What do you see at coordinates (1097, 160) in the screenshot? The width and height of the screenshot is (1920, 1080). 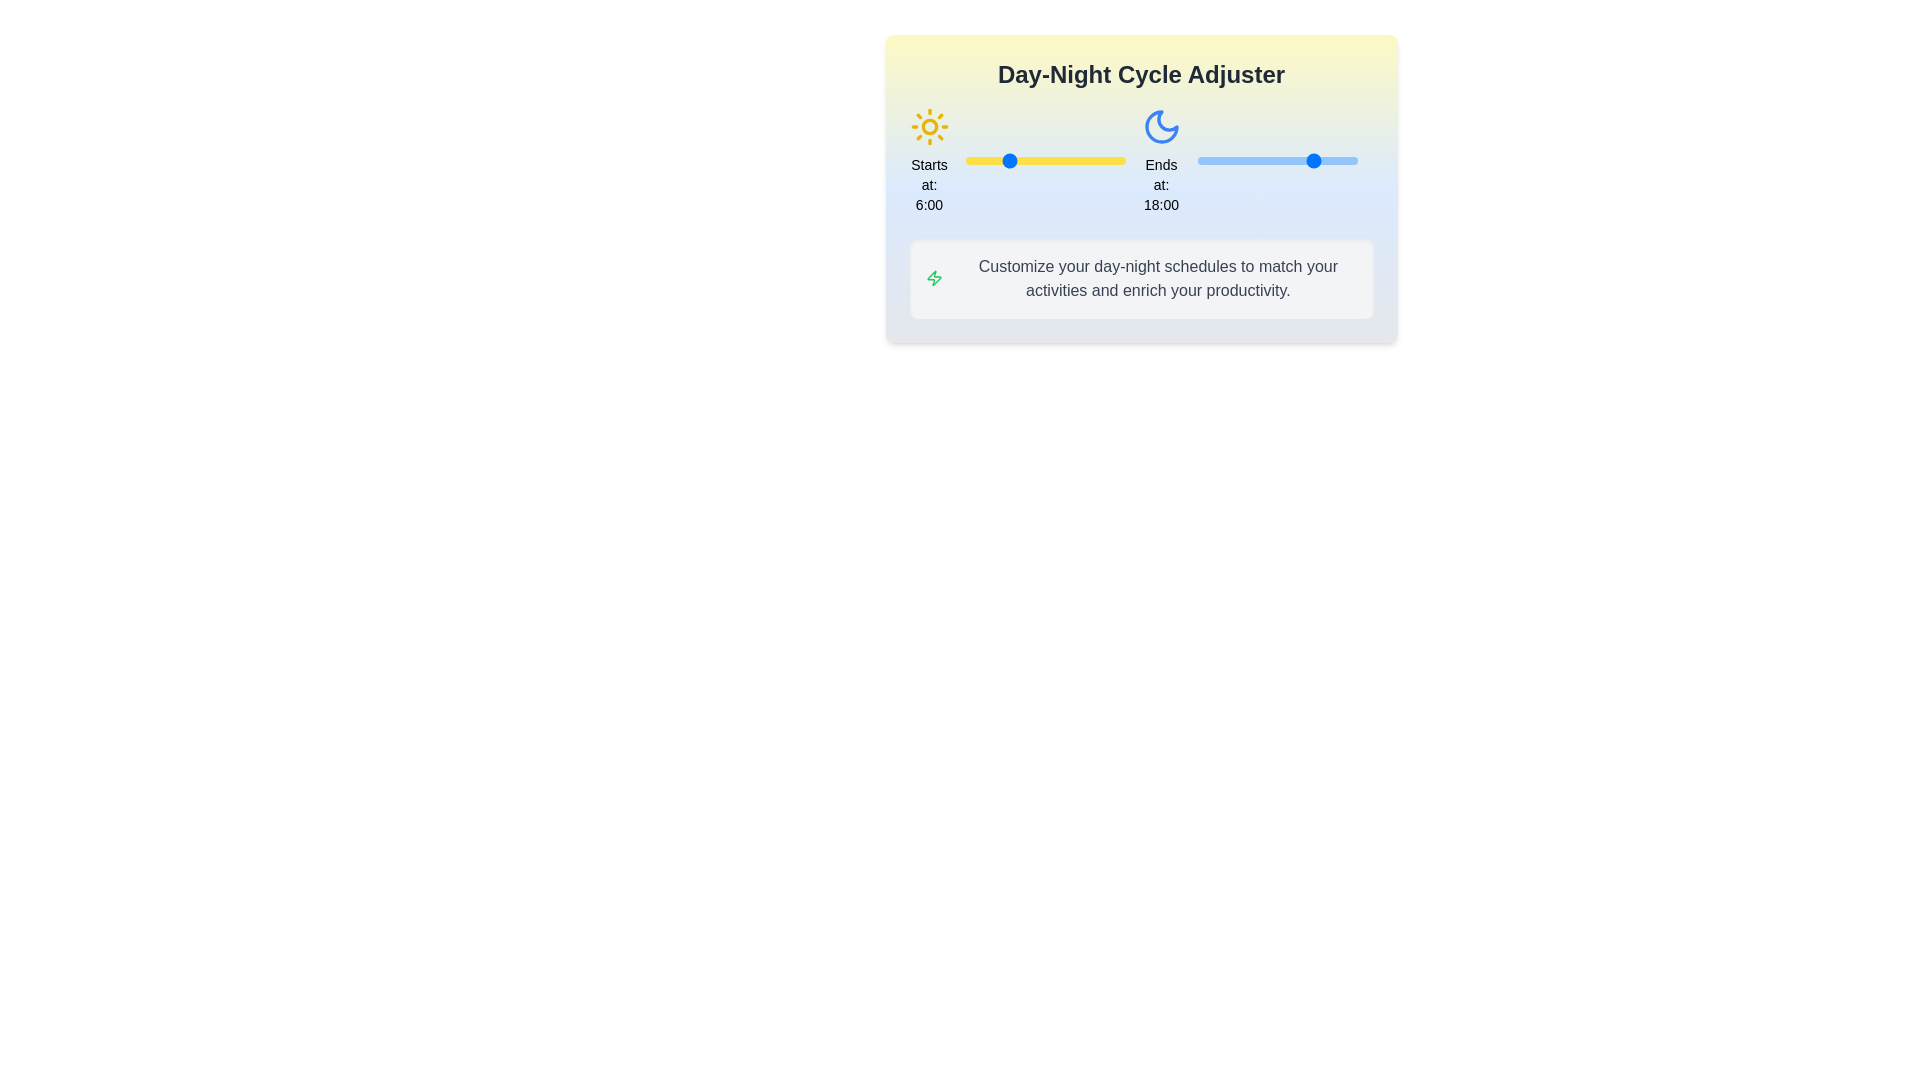 I see `the start time of the day cycle to 20 hours using the left slider` at bounding box center [1097, 160].